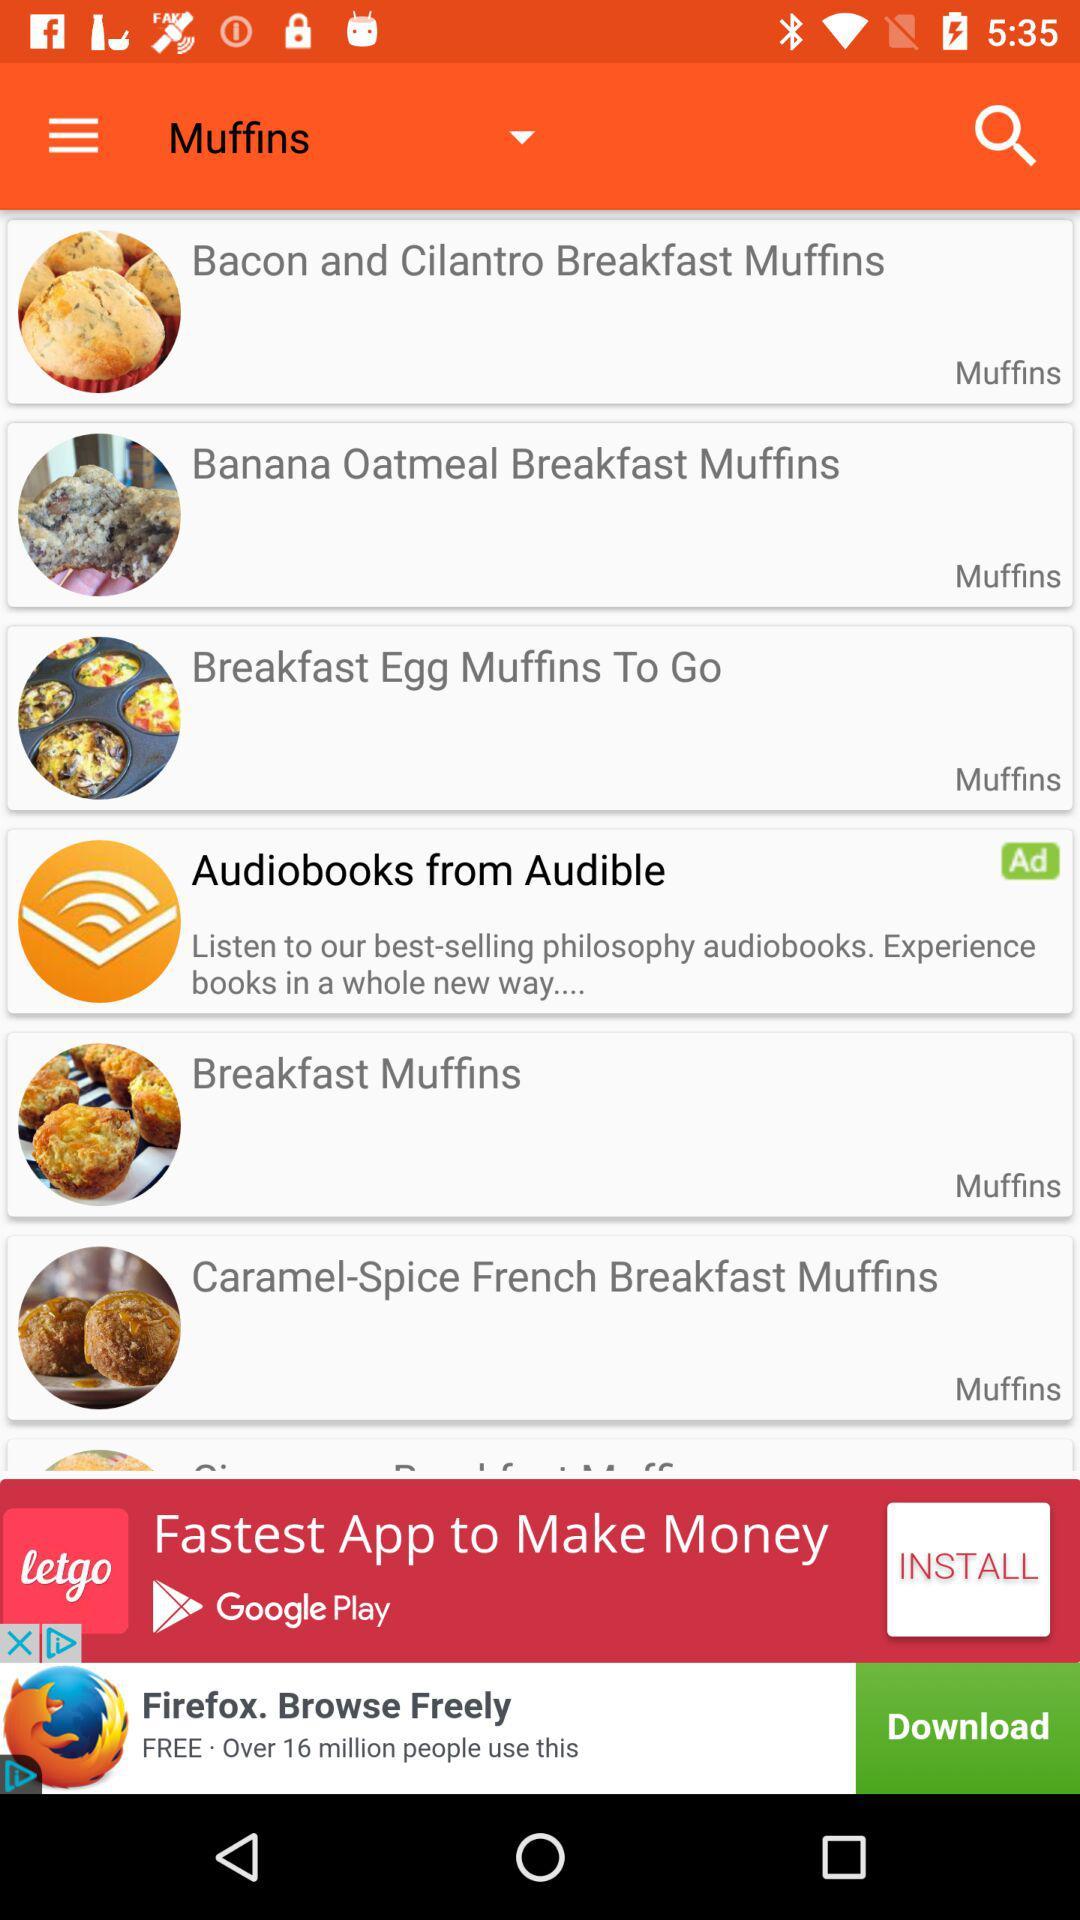  I want to click on the option, so click(1030, 860).